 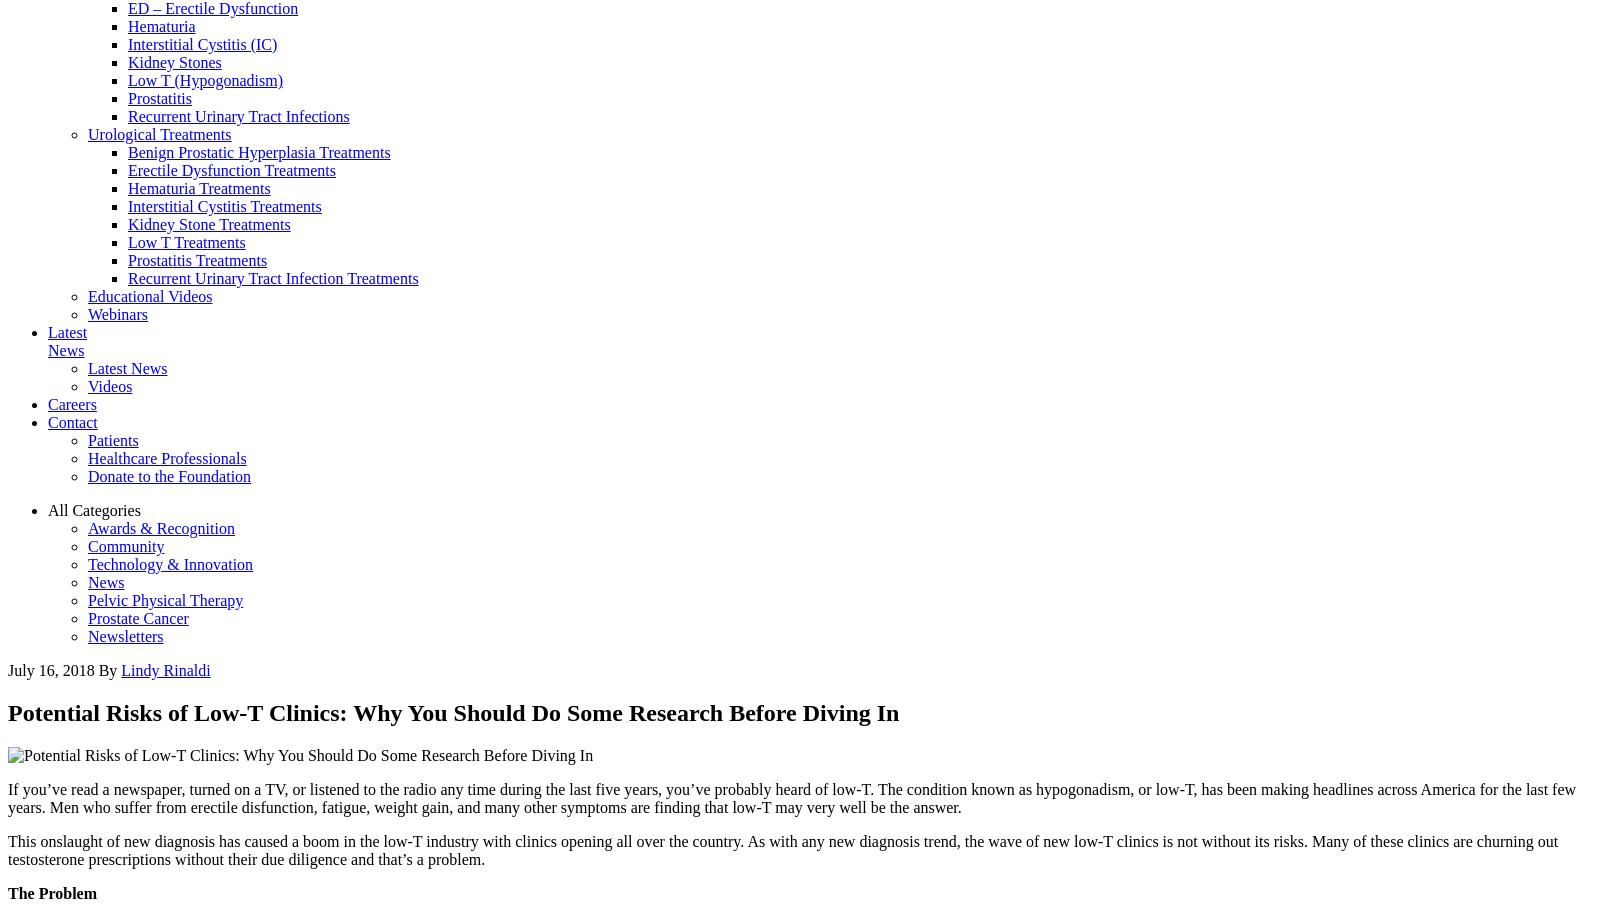 What do you see at coordinates (198, 188) in the screenshot?
I see `'Hematuria Treatments'` at bounding box center [198, 188].